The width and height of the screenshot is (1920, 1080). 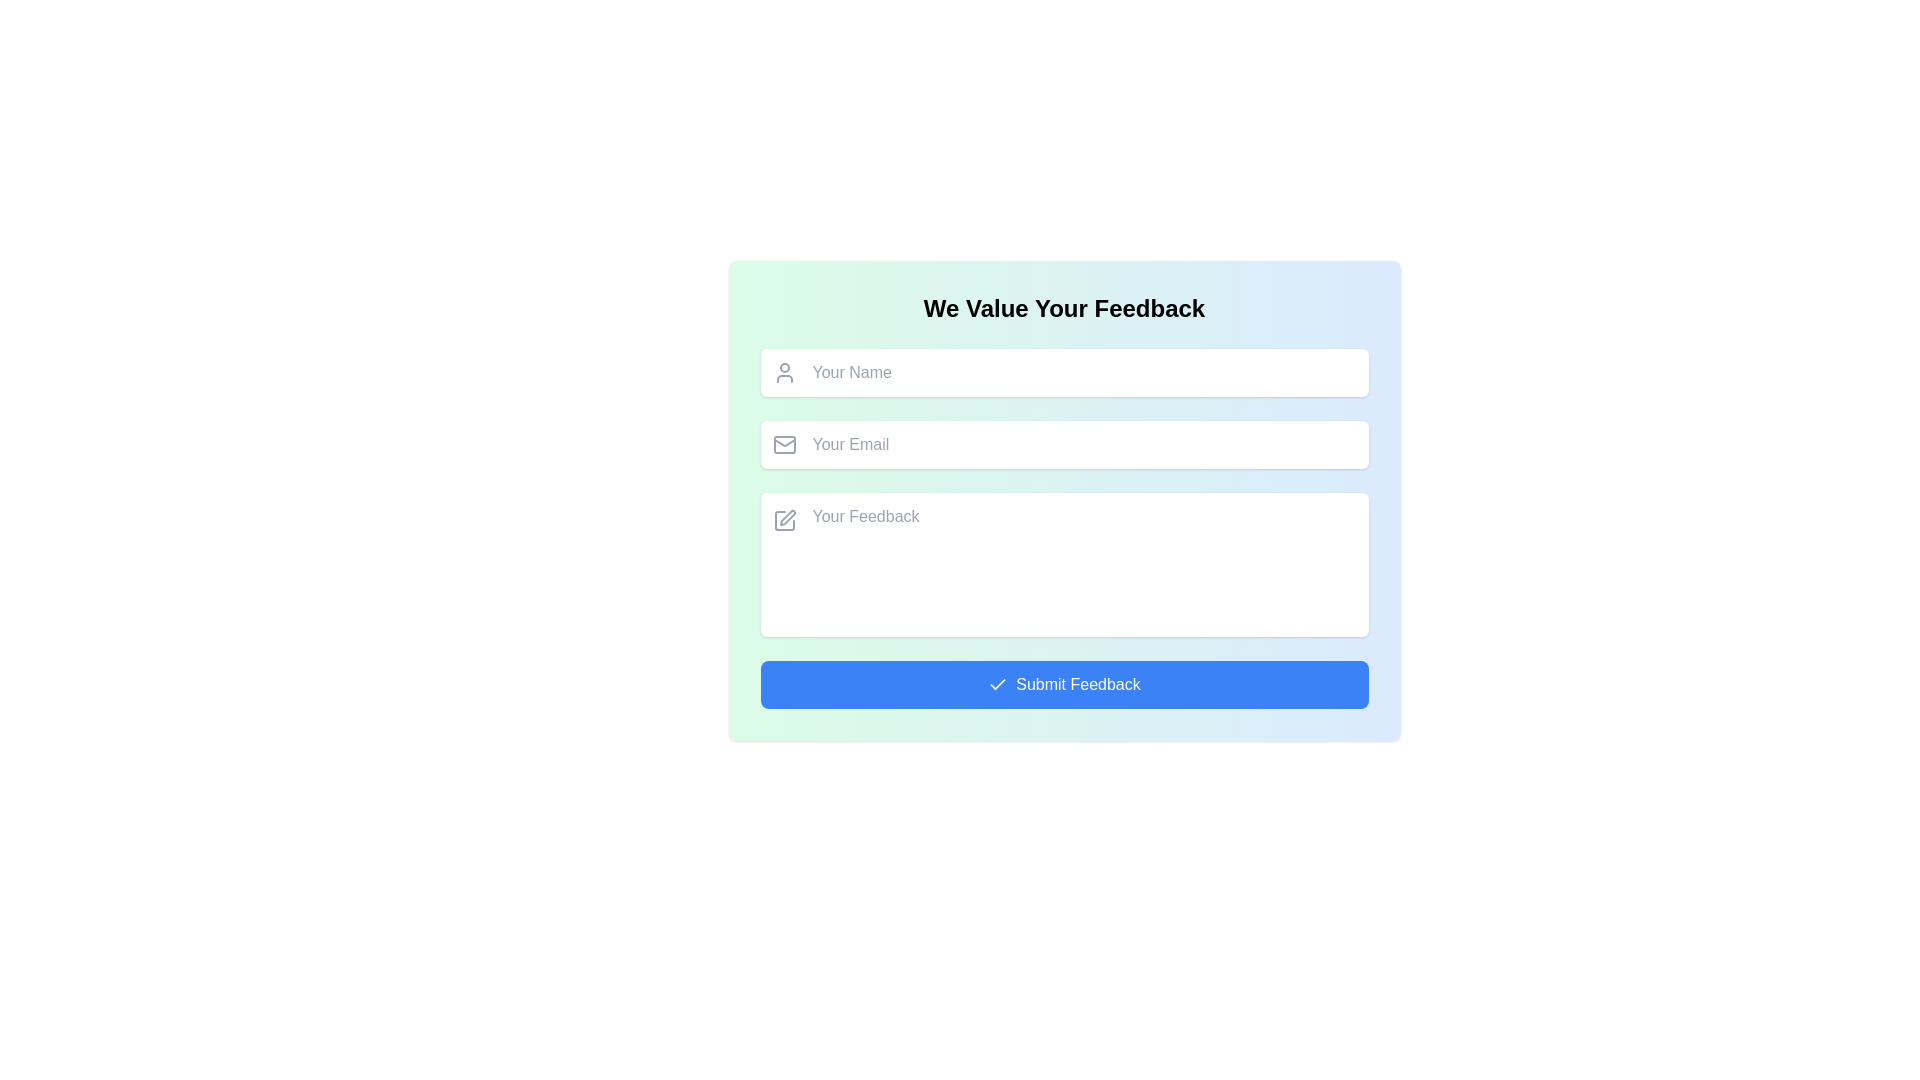 I want to click on the checkmark SVG icon indicating confirmation or success, located within the blue button next to the 'Submit Feedback' label, so click(x=998, y=683).